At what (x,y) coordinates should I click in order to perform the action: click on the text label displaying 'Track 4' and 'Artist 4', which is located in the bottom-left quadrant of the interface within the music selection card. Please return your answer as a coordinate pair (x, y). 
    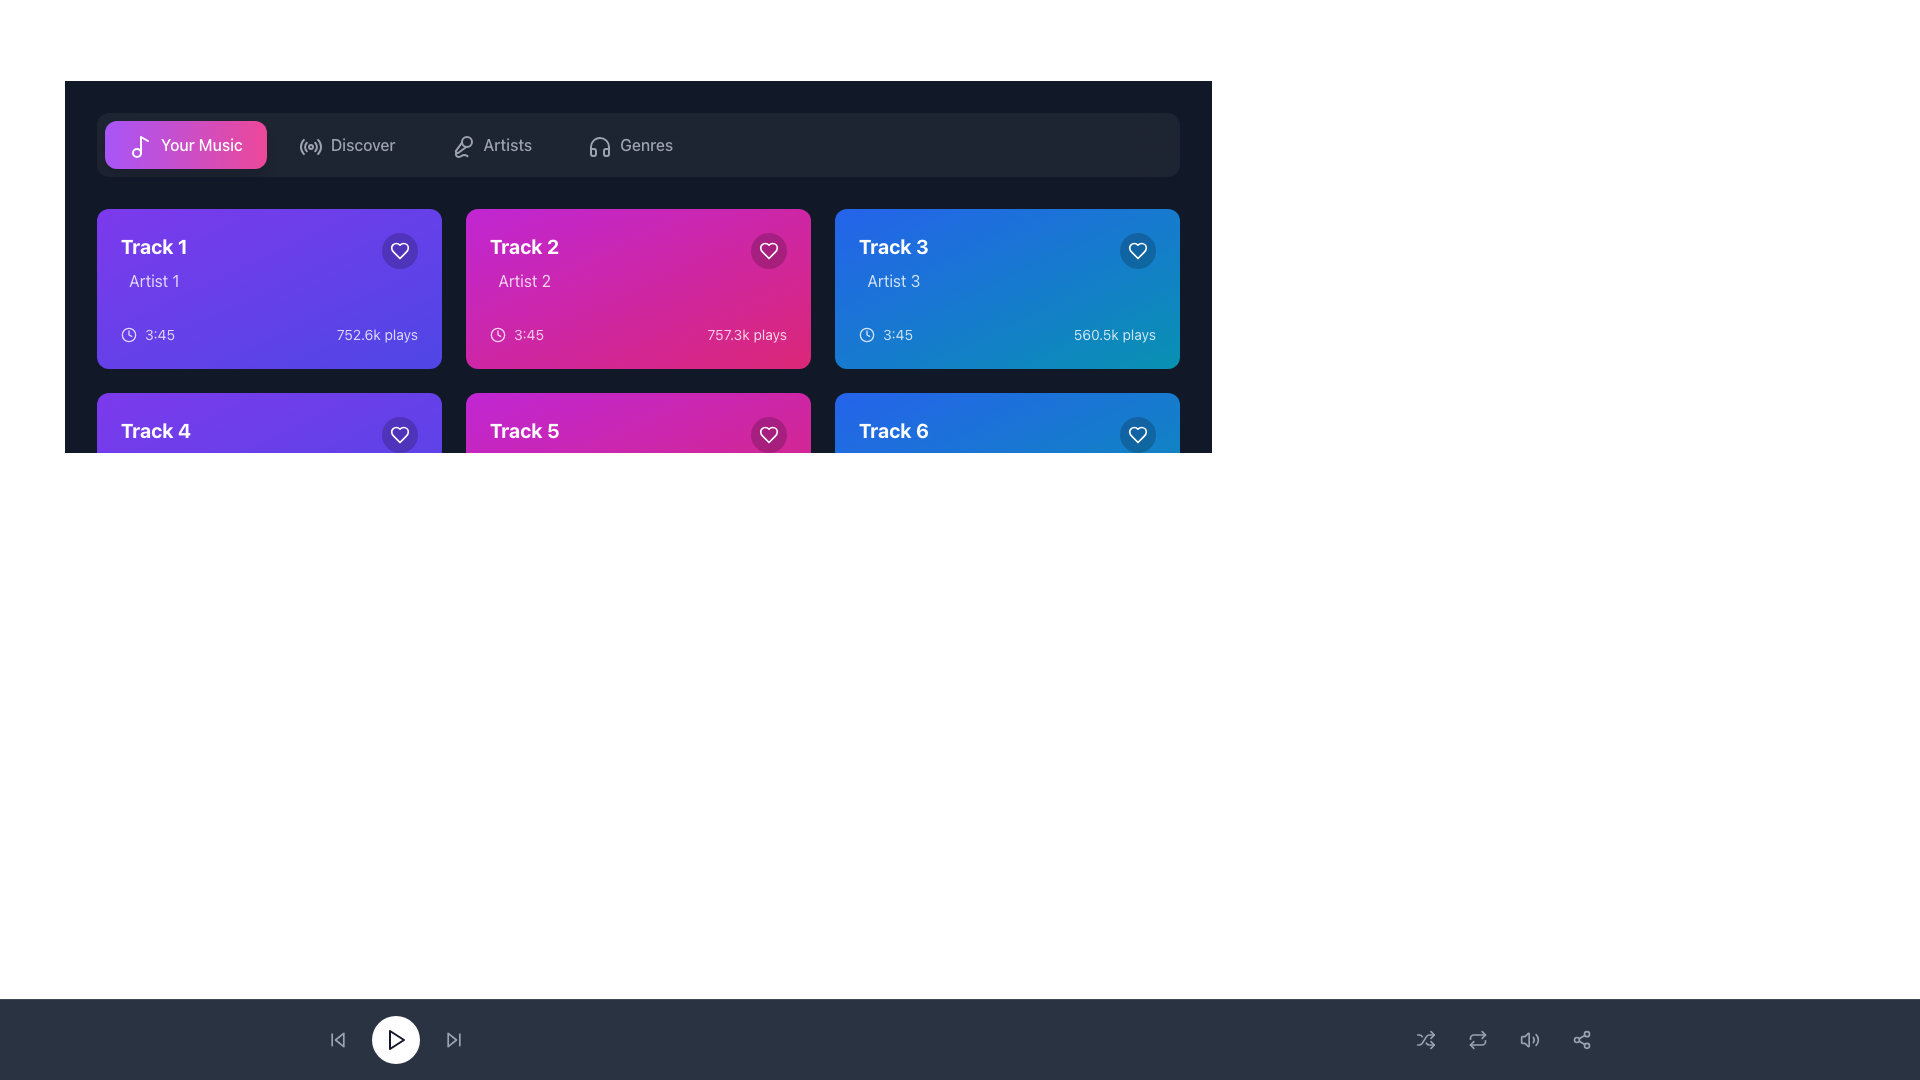
    Looking at the image, I should click on (155, 446).